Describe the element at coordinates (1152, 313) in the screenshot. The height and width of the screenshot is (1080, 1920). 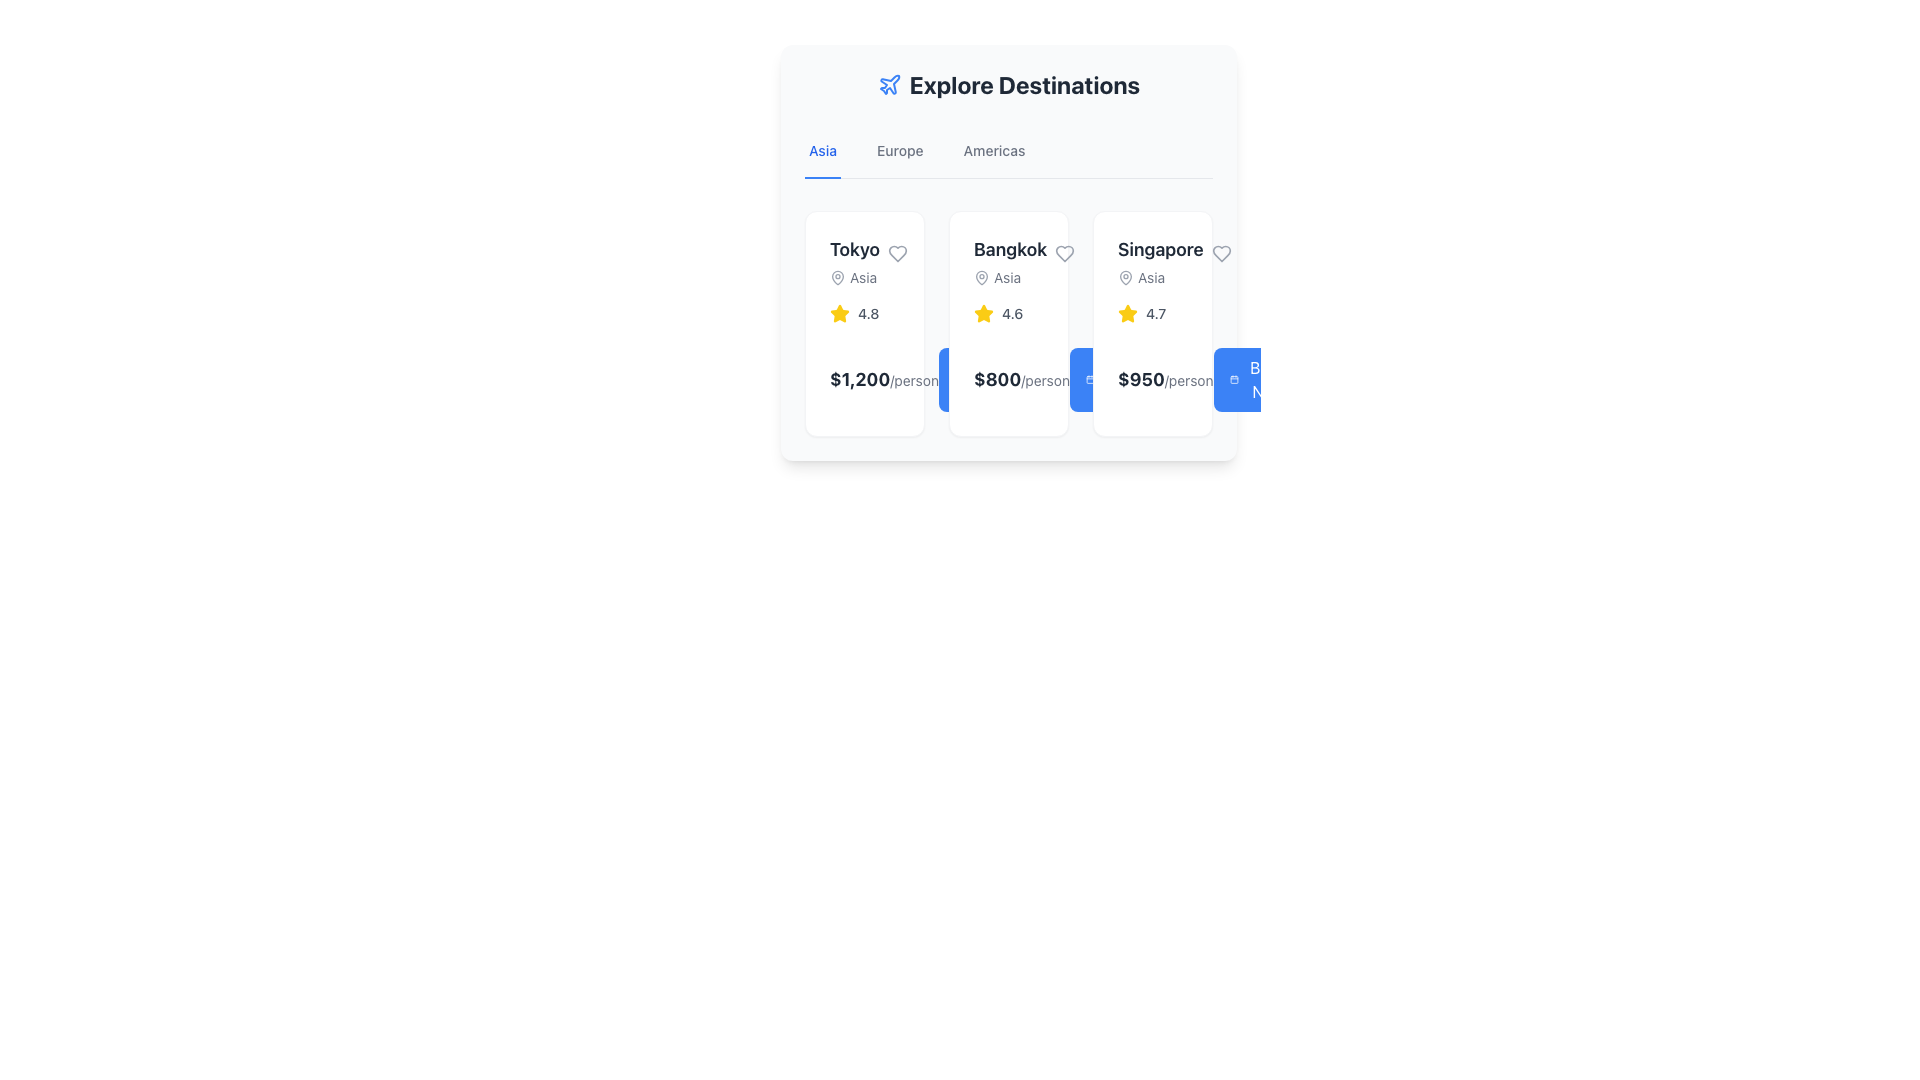
I see `the Rating display element located in the third card, positioned below the 'Singapore' text and above the price information` at that location.